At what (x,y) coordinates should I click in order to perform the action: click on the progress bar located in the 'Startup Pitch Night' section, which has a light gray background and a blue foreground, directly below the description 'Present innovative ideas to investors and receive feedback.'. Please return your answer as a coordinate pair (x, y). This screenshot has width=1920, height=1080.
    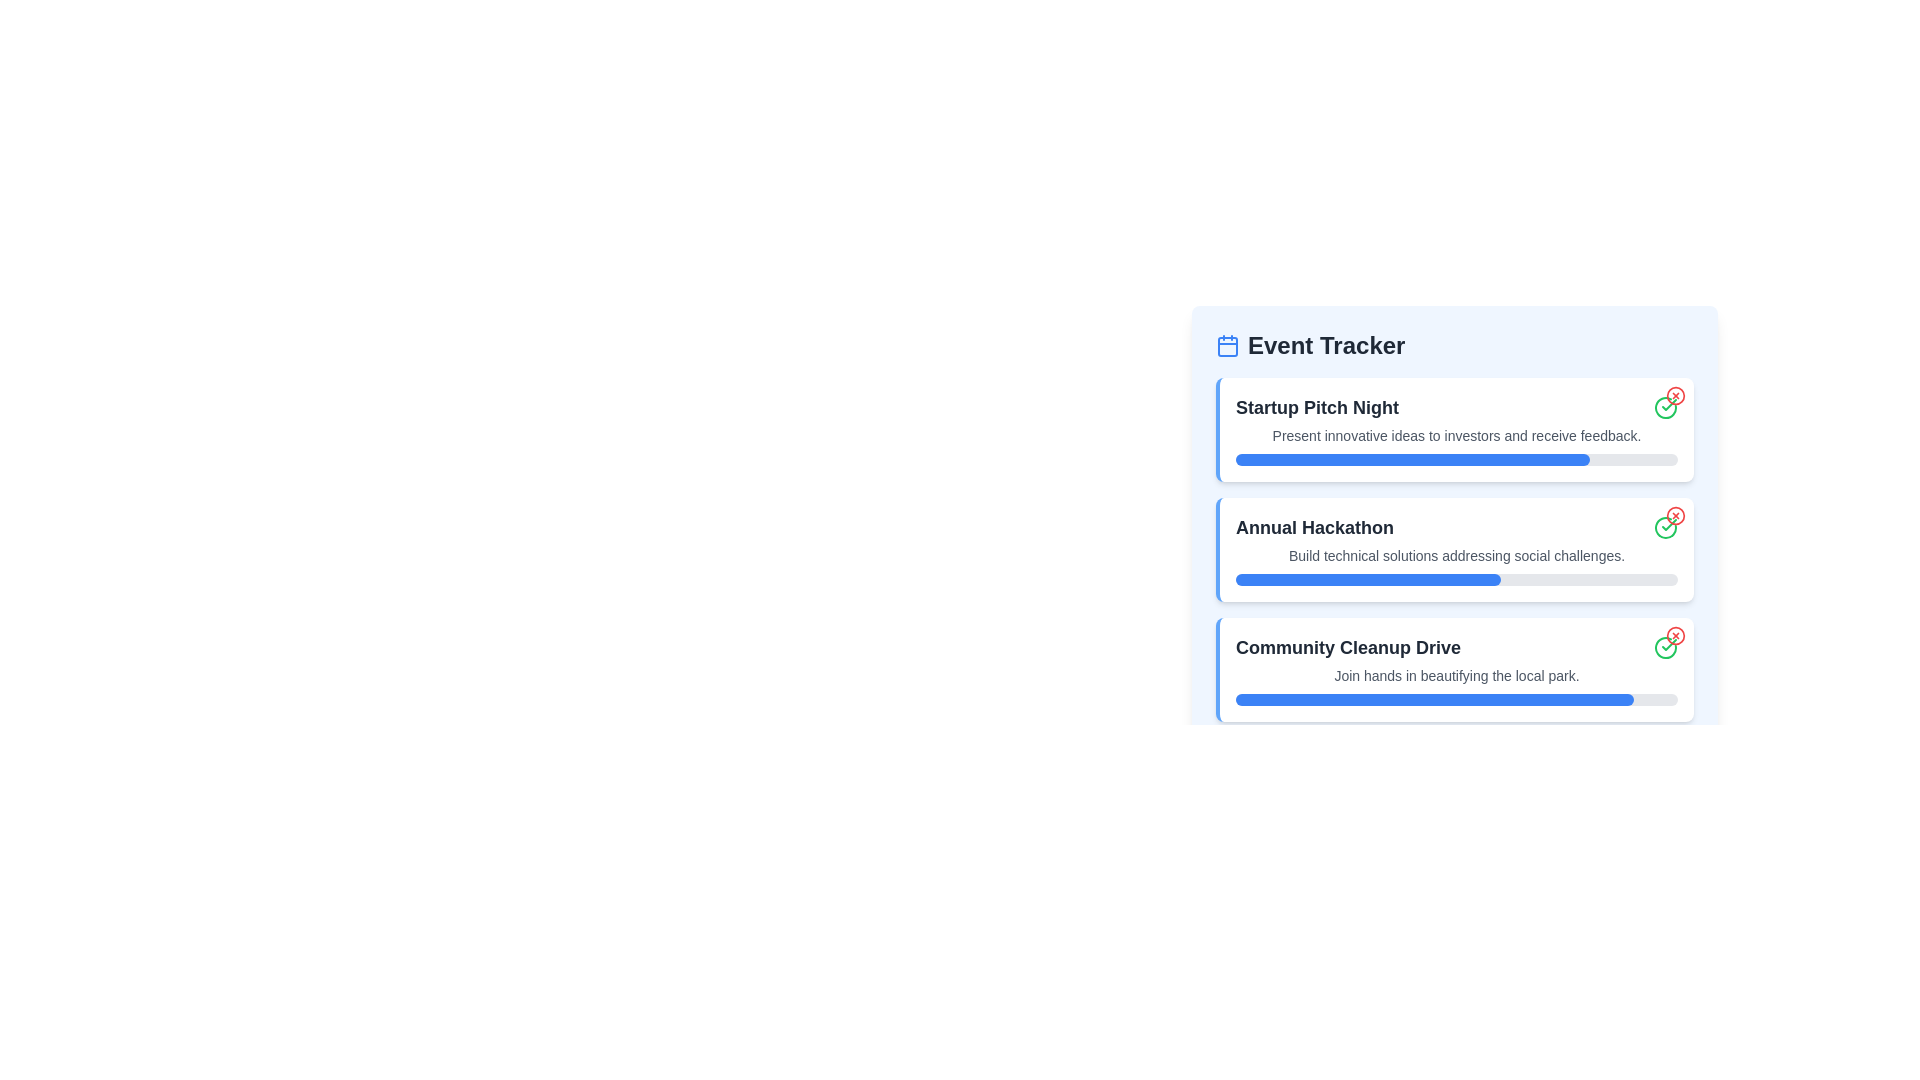
    Looking at the image, I should click on (1457, 459).